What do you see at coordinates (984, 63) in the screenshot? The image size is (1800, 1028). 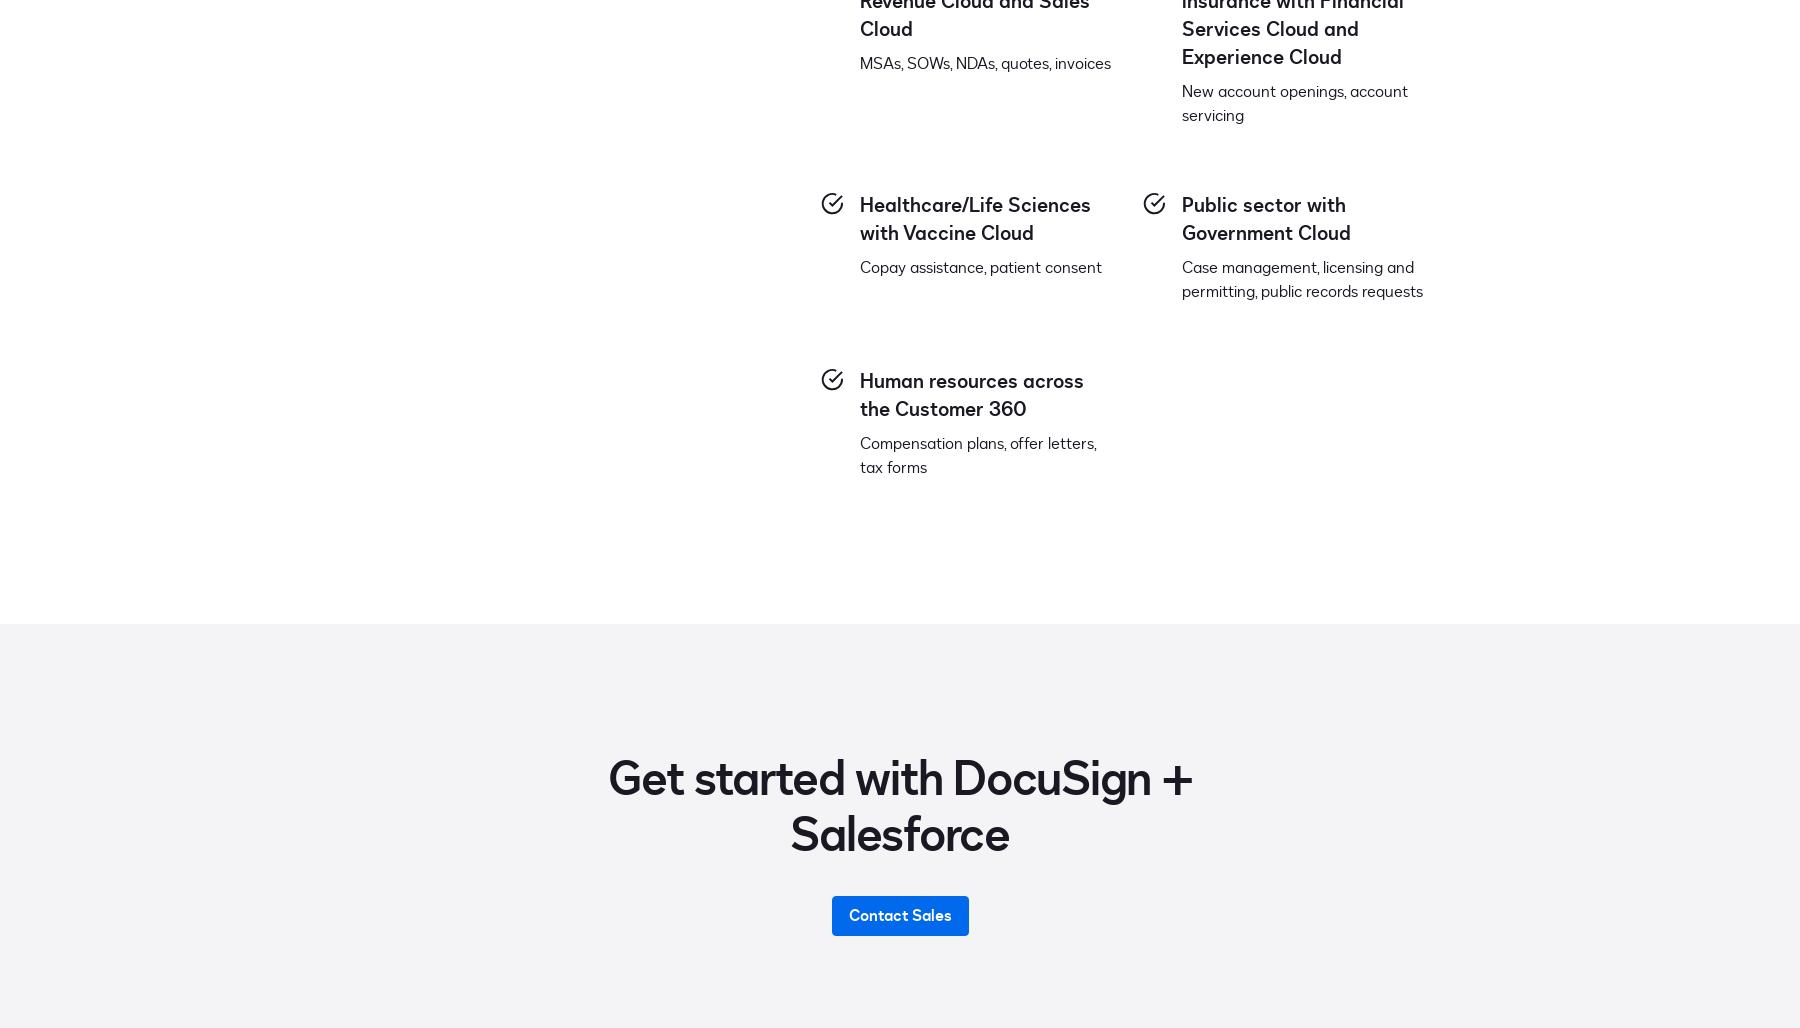 I see `'MSAs, SOWs, NDAs, quotes, invoices'` at bounding box center [984, 63].